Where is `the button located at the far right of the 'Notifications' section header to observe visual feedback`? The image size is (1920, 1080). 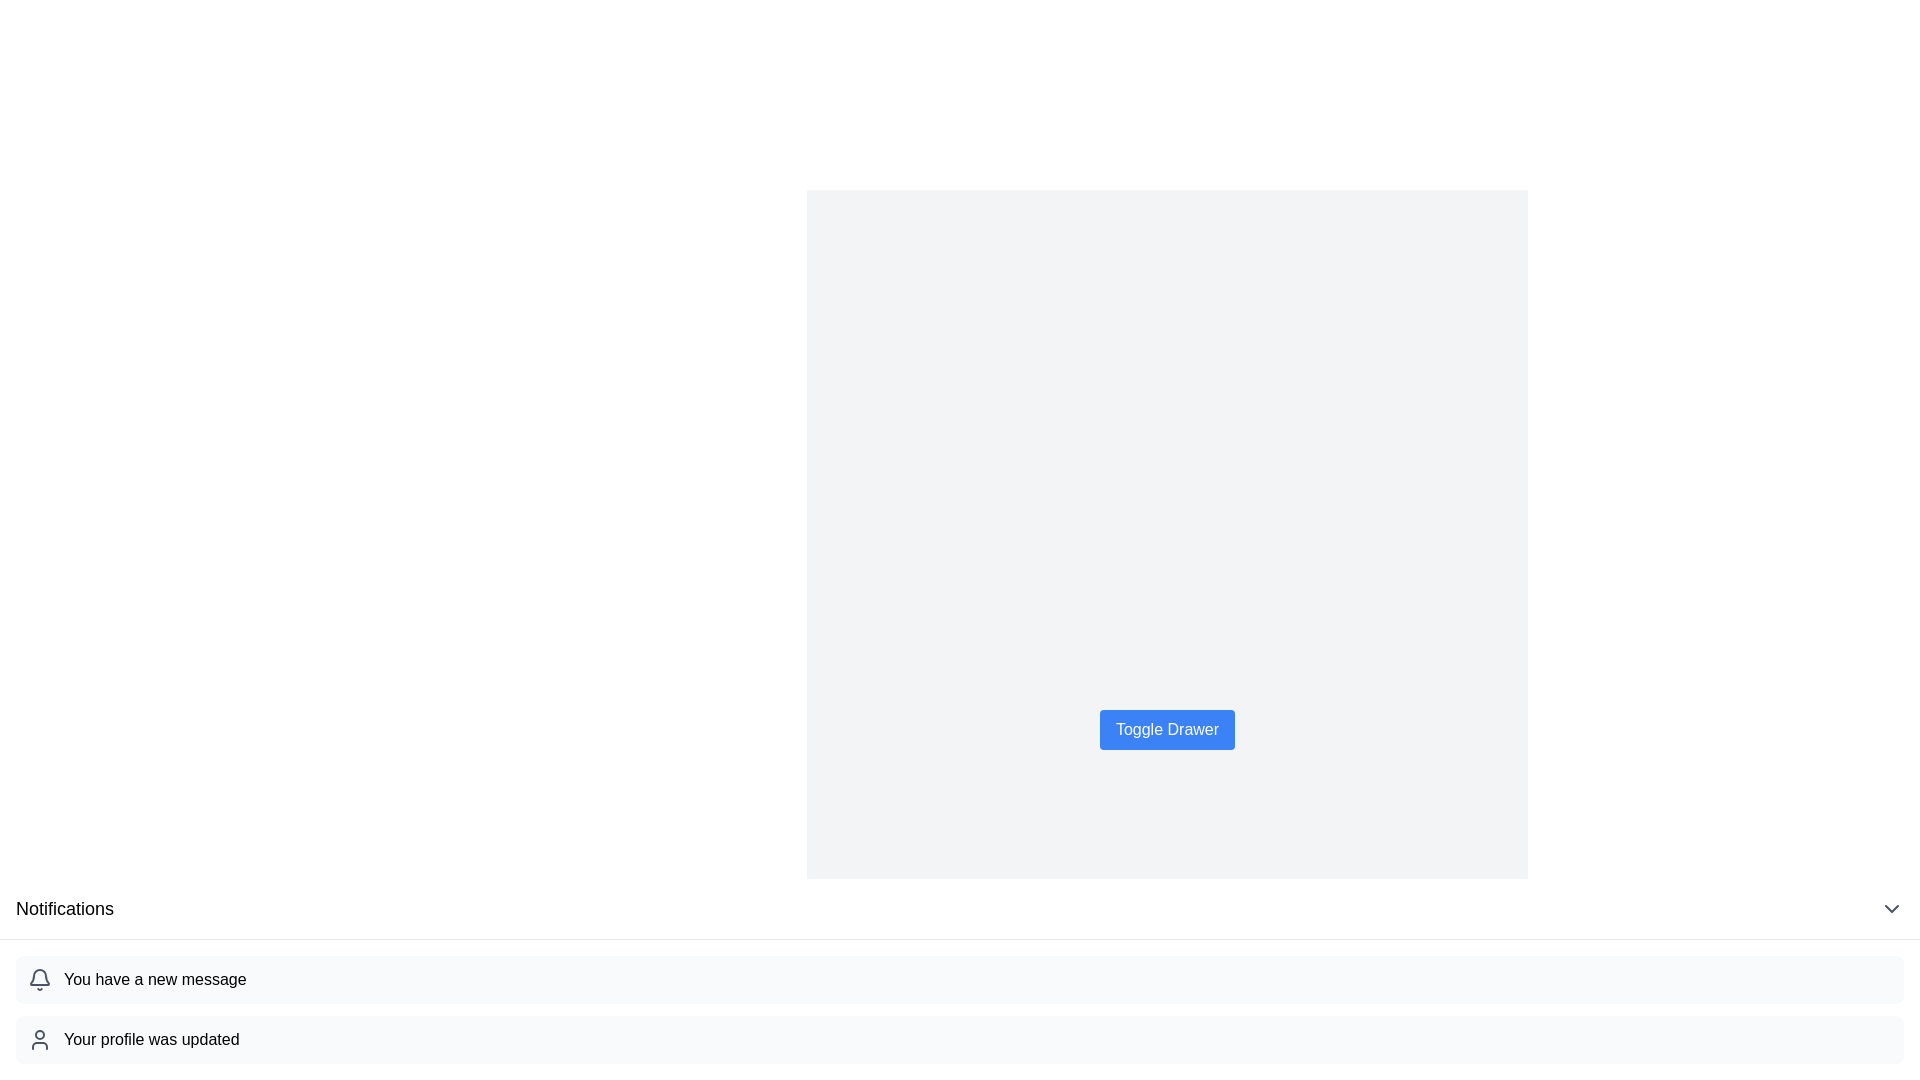
the button located at the far right of the 'Notifications' section header to observe visual feedback is located at coordinates (1890, 909).